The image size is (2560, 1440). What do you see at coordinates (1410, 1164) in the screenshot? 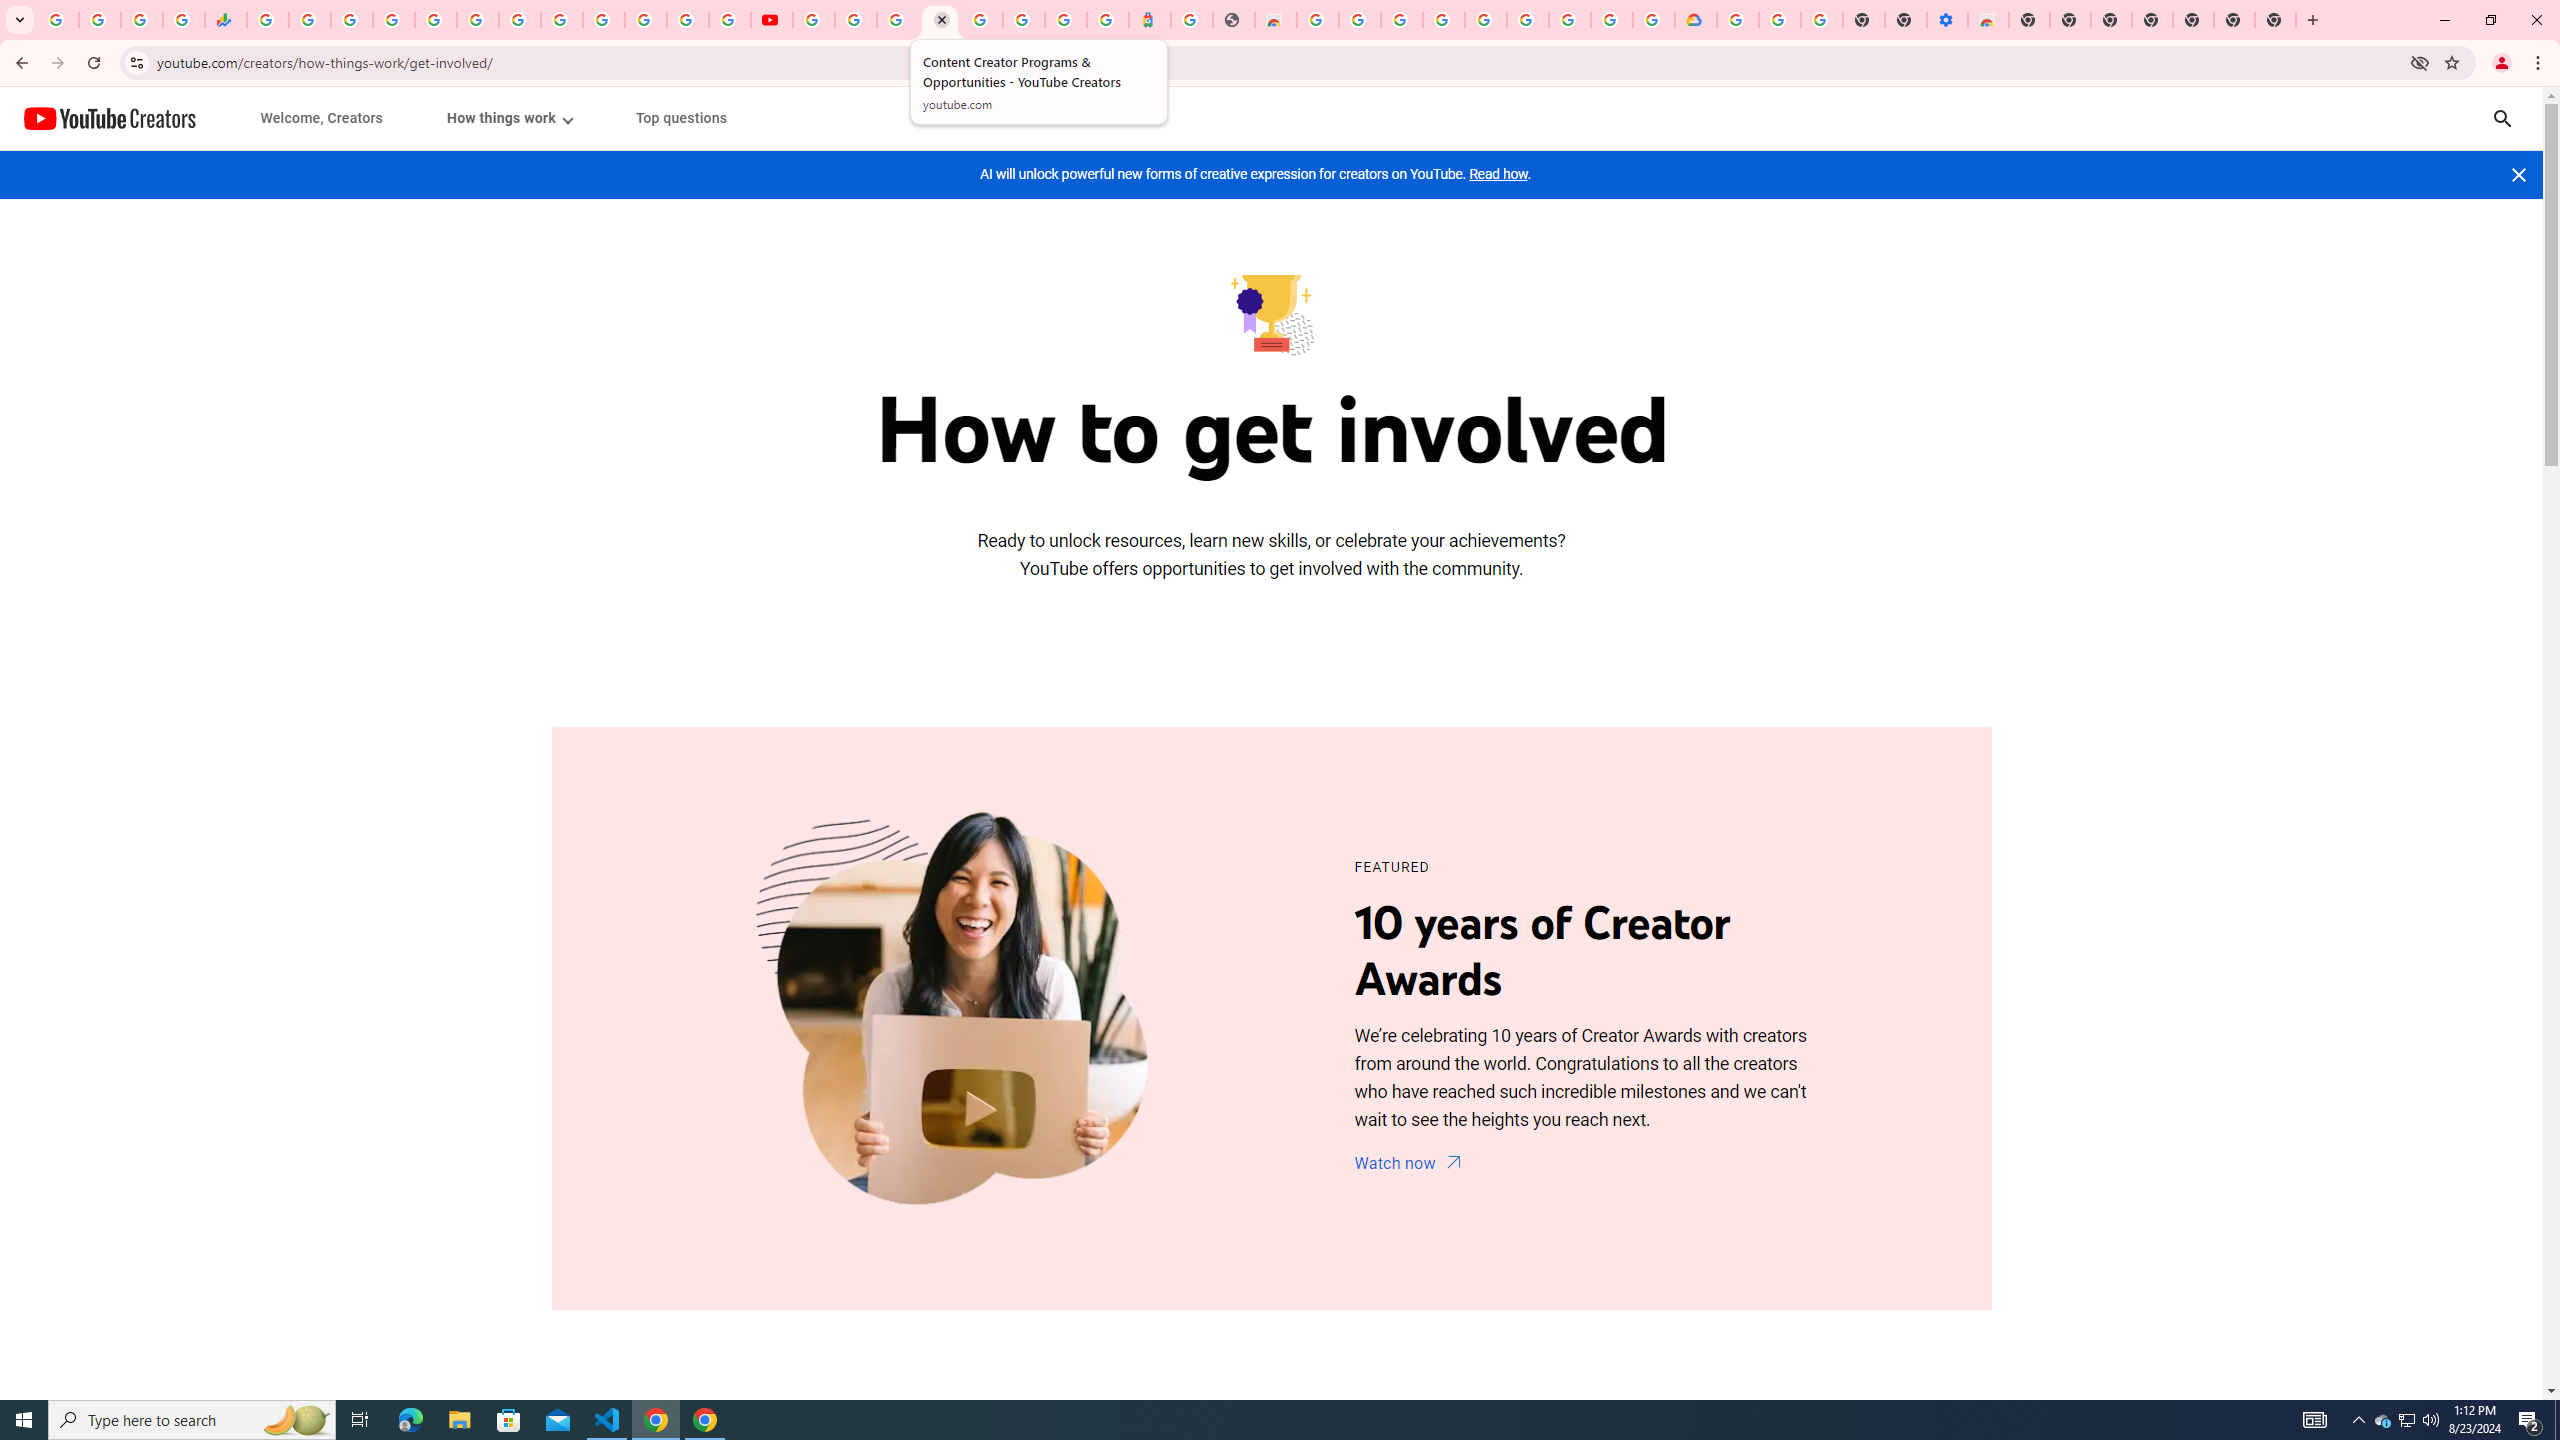
I see `'Watch now'` at bounding box center [1410, 1164].